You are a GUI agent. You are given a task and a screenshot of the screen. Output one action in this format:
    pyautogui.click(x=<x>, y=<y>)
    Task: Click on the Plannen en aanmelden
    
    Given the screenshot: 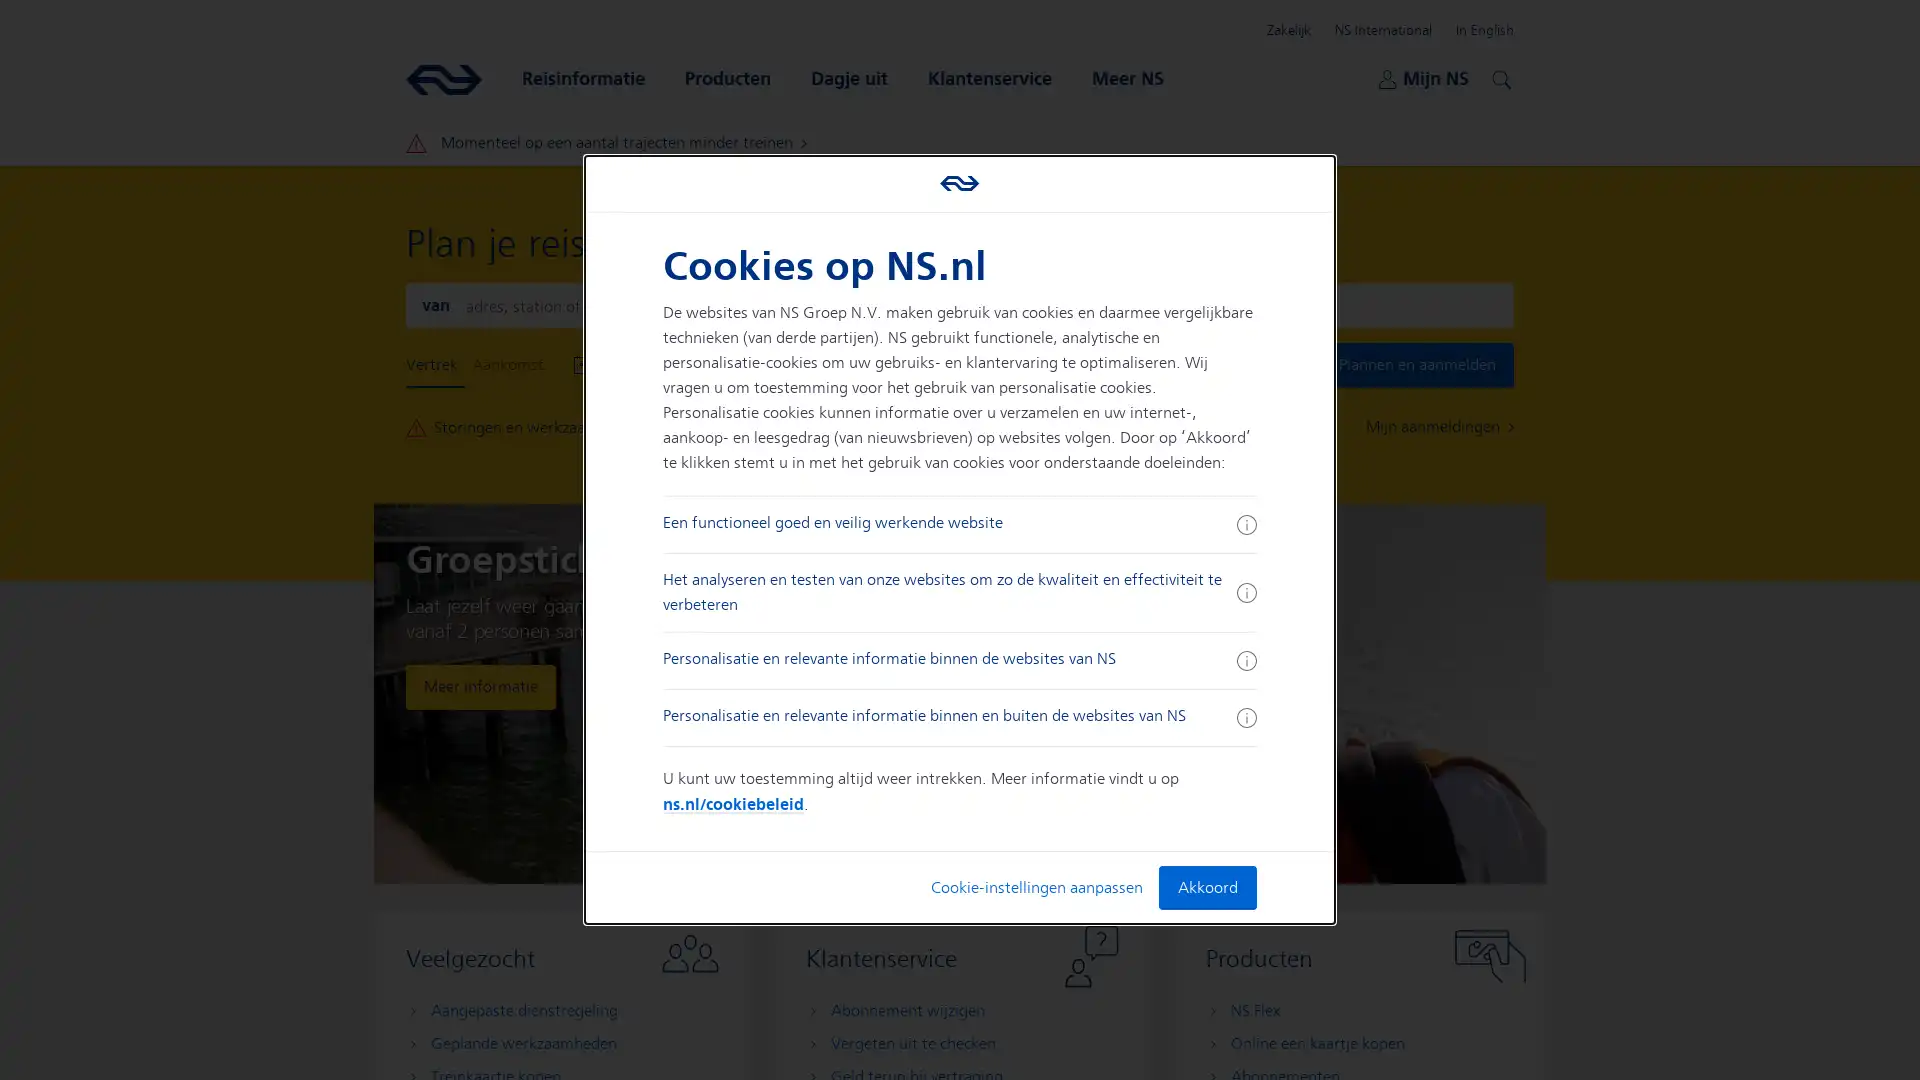 What is the action you would take?
    pyautogui.click(x=1416, y=365)
    